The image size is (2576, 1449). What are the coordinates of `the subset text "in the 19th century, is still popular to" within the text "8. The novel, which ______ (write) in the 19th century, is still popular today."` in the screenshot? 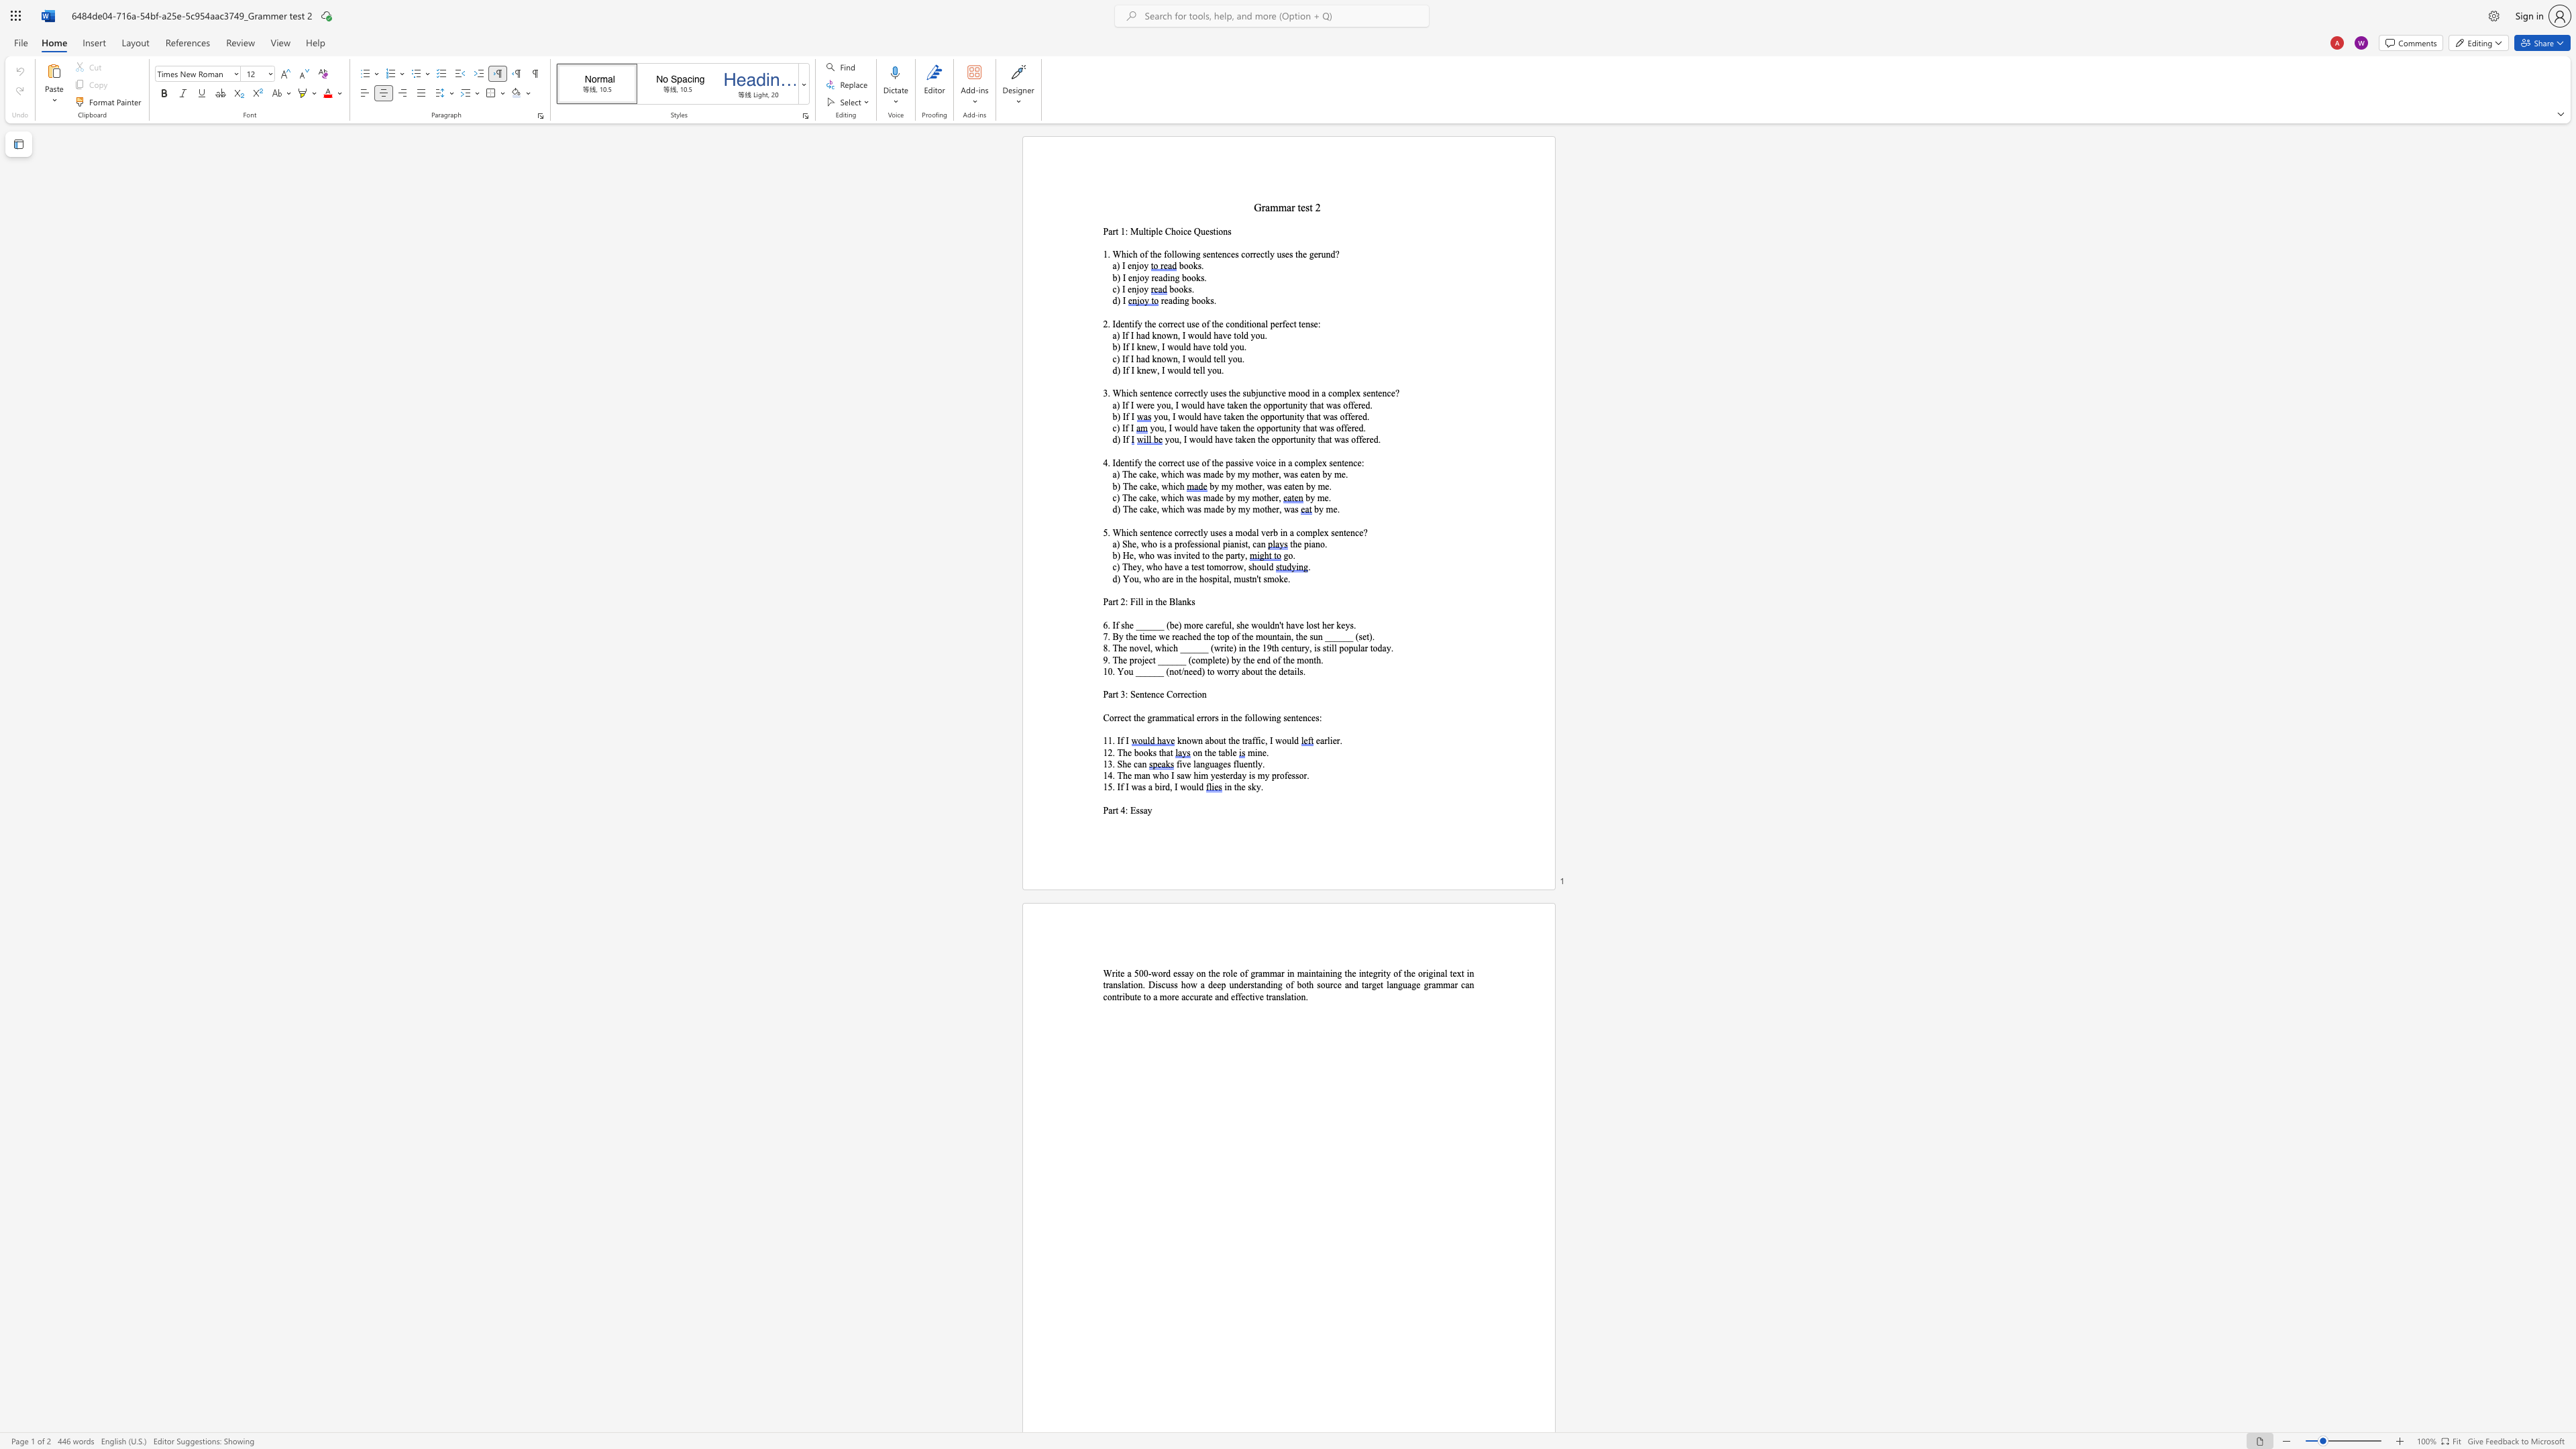 It's located at (1237, 647).